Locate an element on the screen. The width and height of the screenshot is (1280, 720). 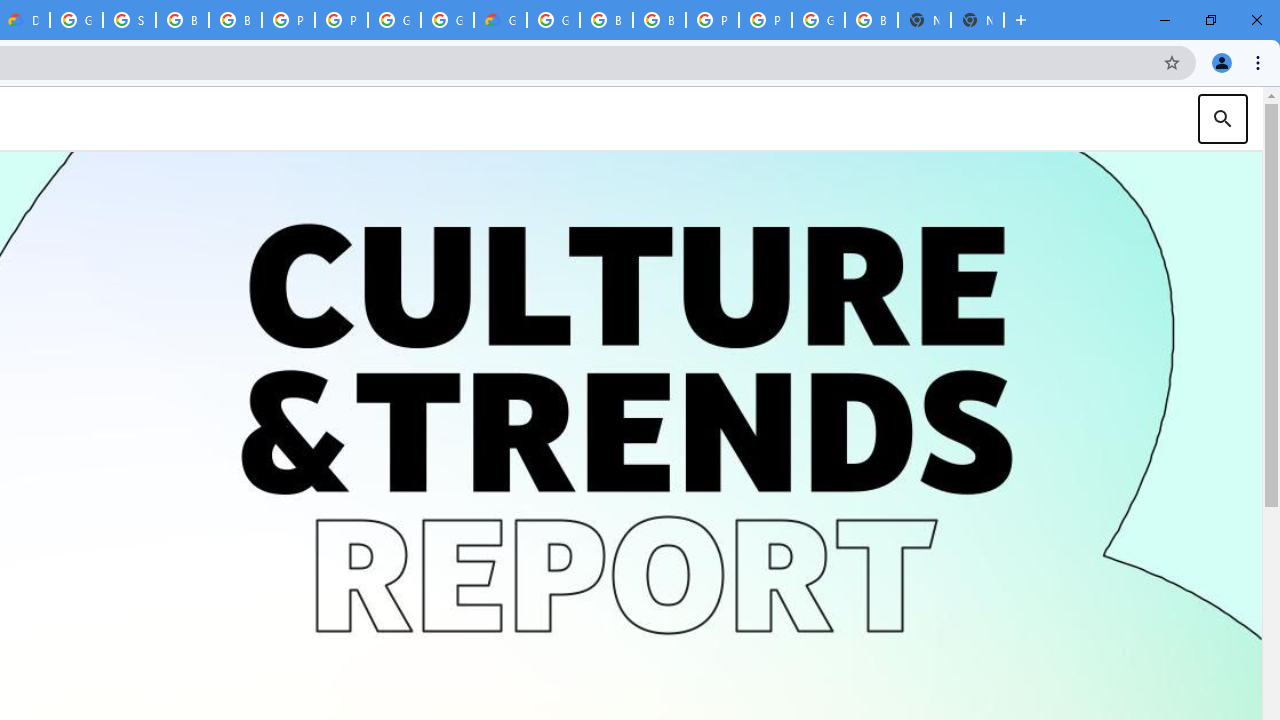
'Google Cloud Estimate Summary' is located at coordinates (500, 20).